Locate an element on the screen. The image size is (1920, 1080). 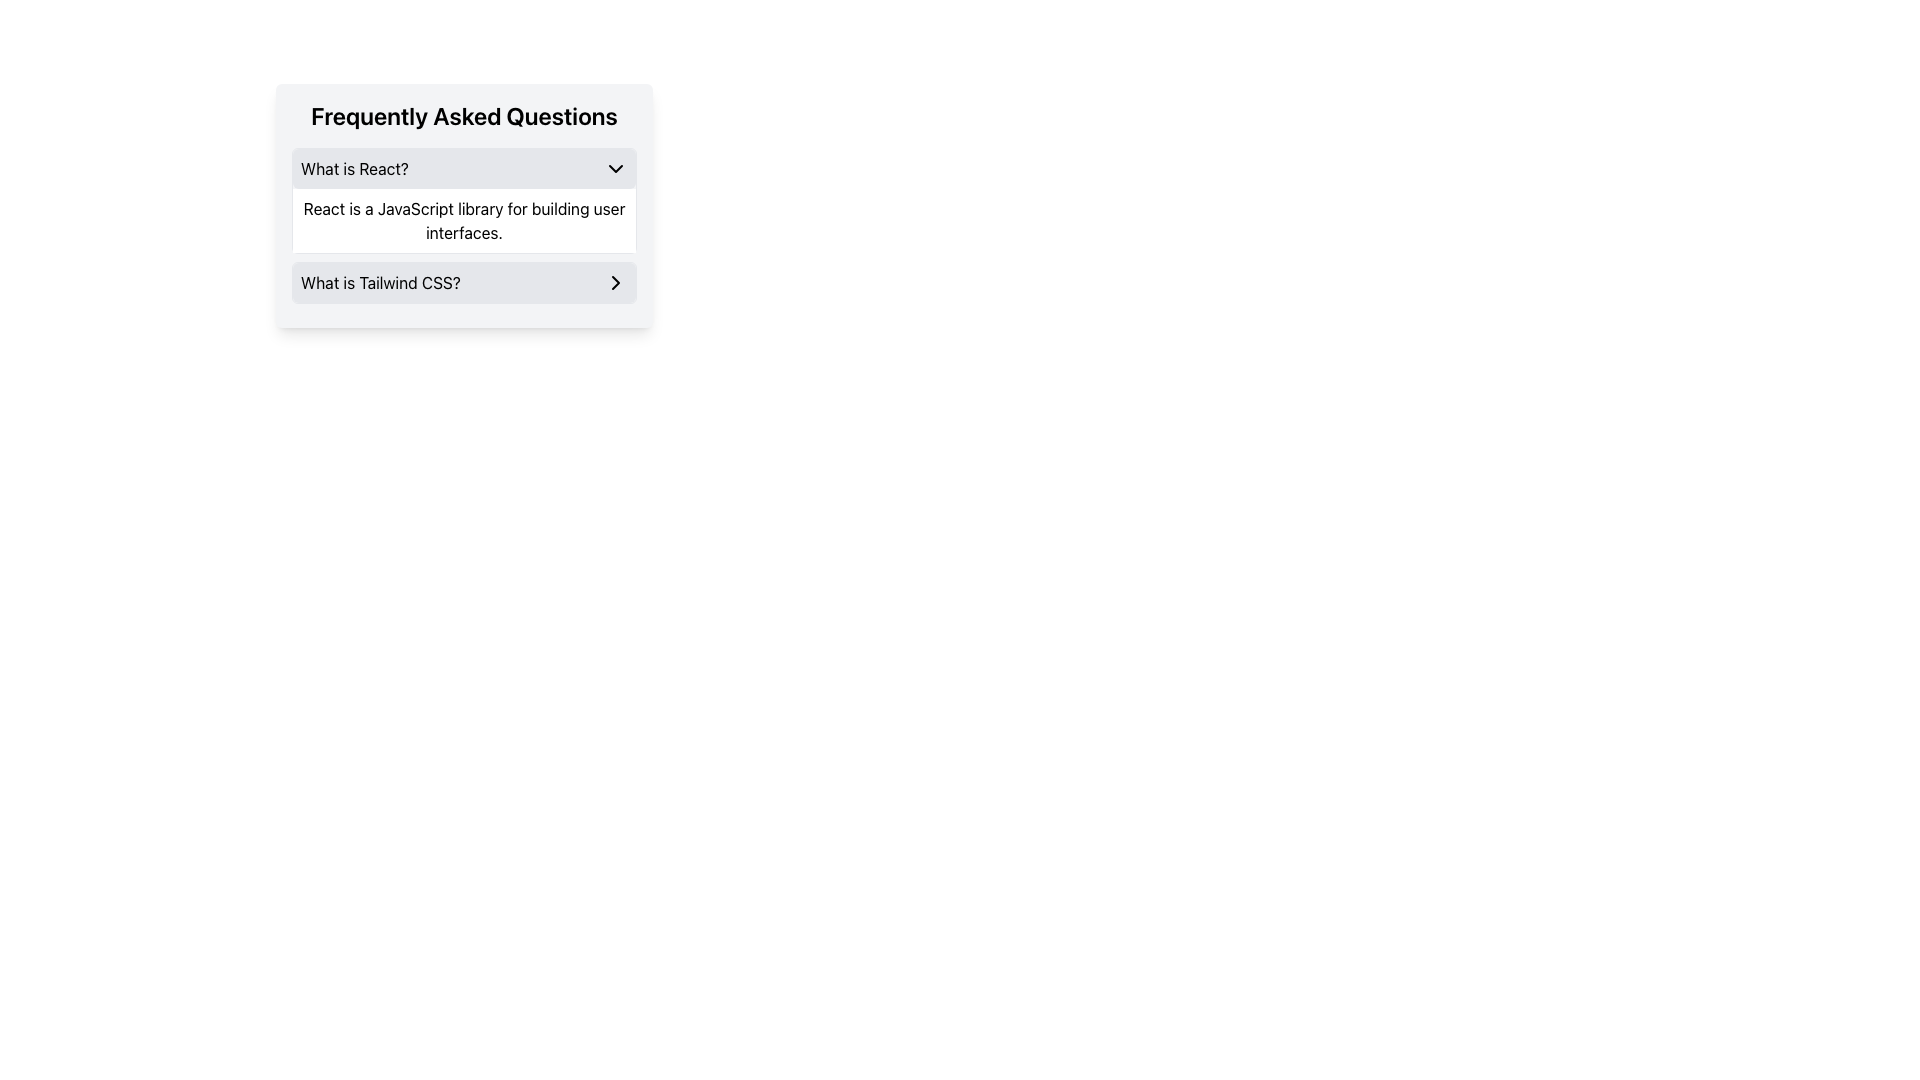
the FAQ button labeled 'What is Tailwind CSS?' is located at coordinates (463, 282).